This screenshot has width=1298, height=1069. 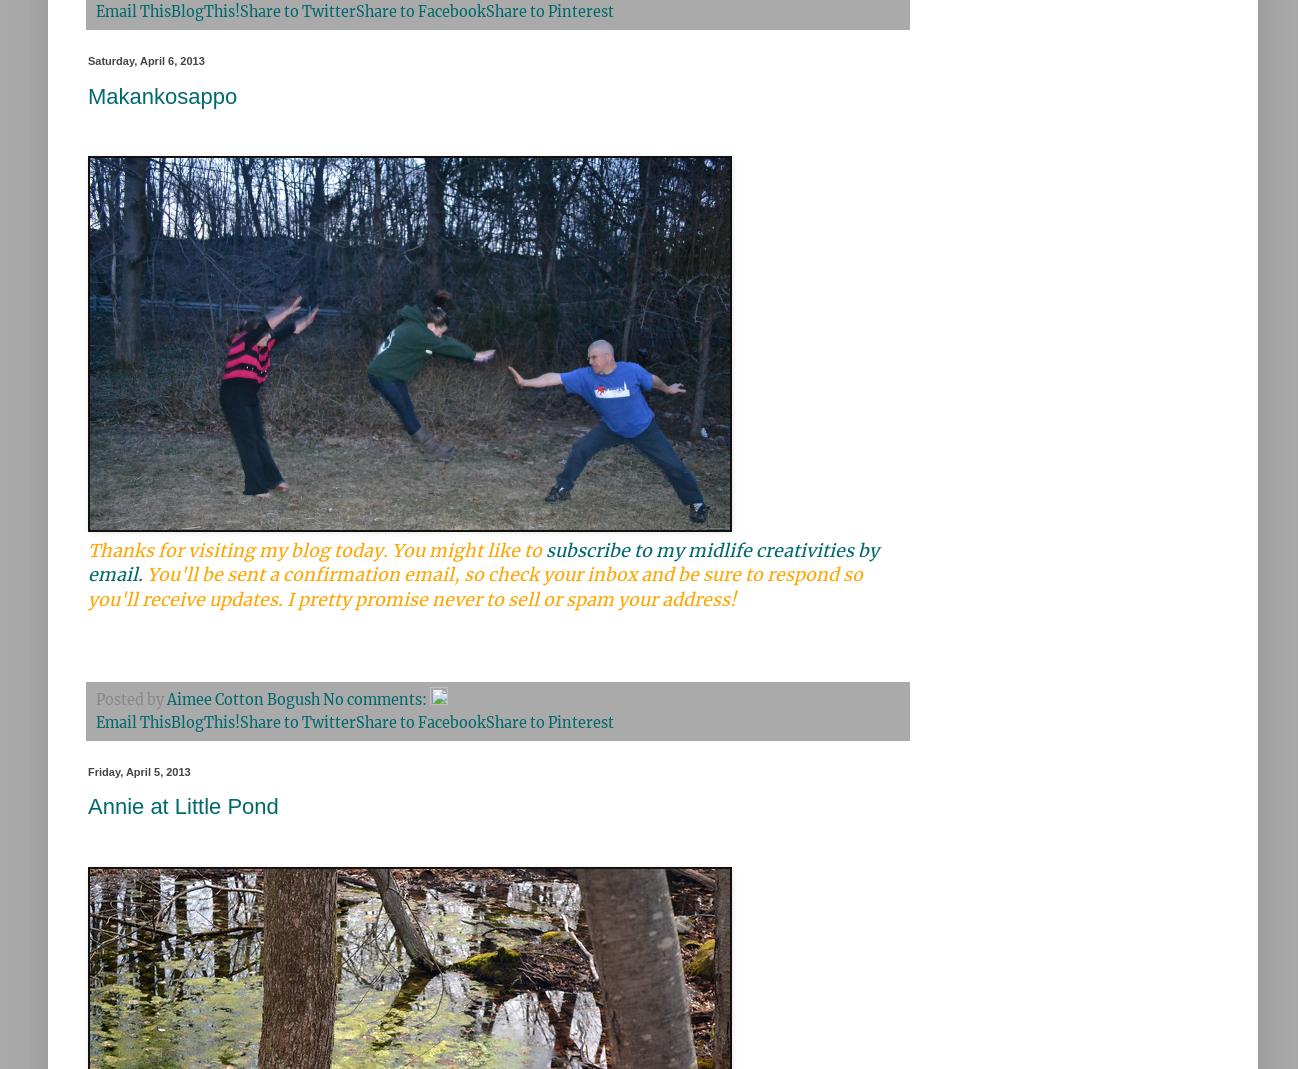 What do you see at coordinates (145, 60) in the screenshot?
I see `'Saturday, April 6, 2013'` at bounding box center [145, 60].